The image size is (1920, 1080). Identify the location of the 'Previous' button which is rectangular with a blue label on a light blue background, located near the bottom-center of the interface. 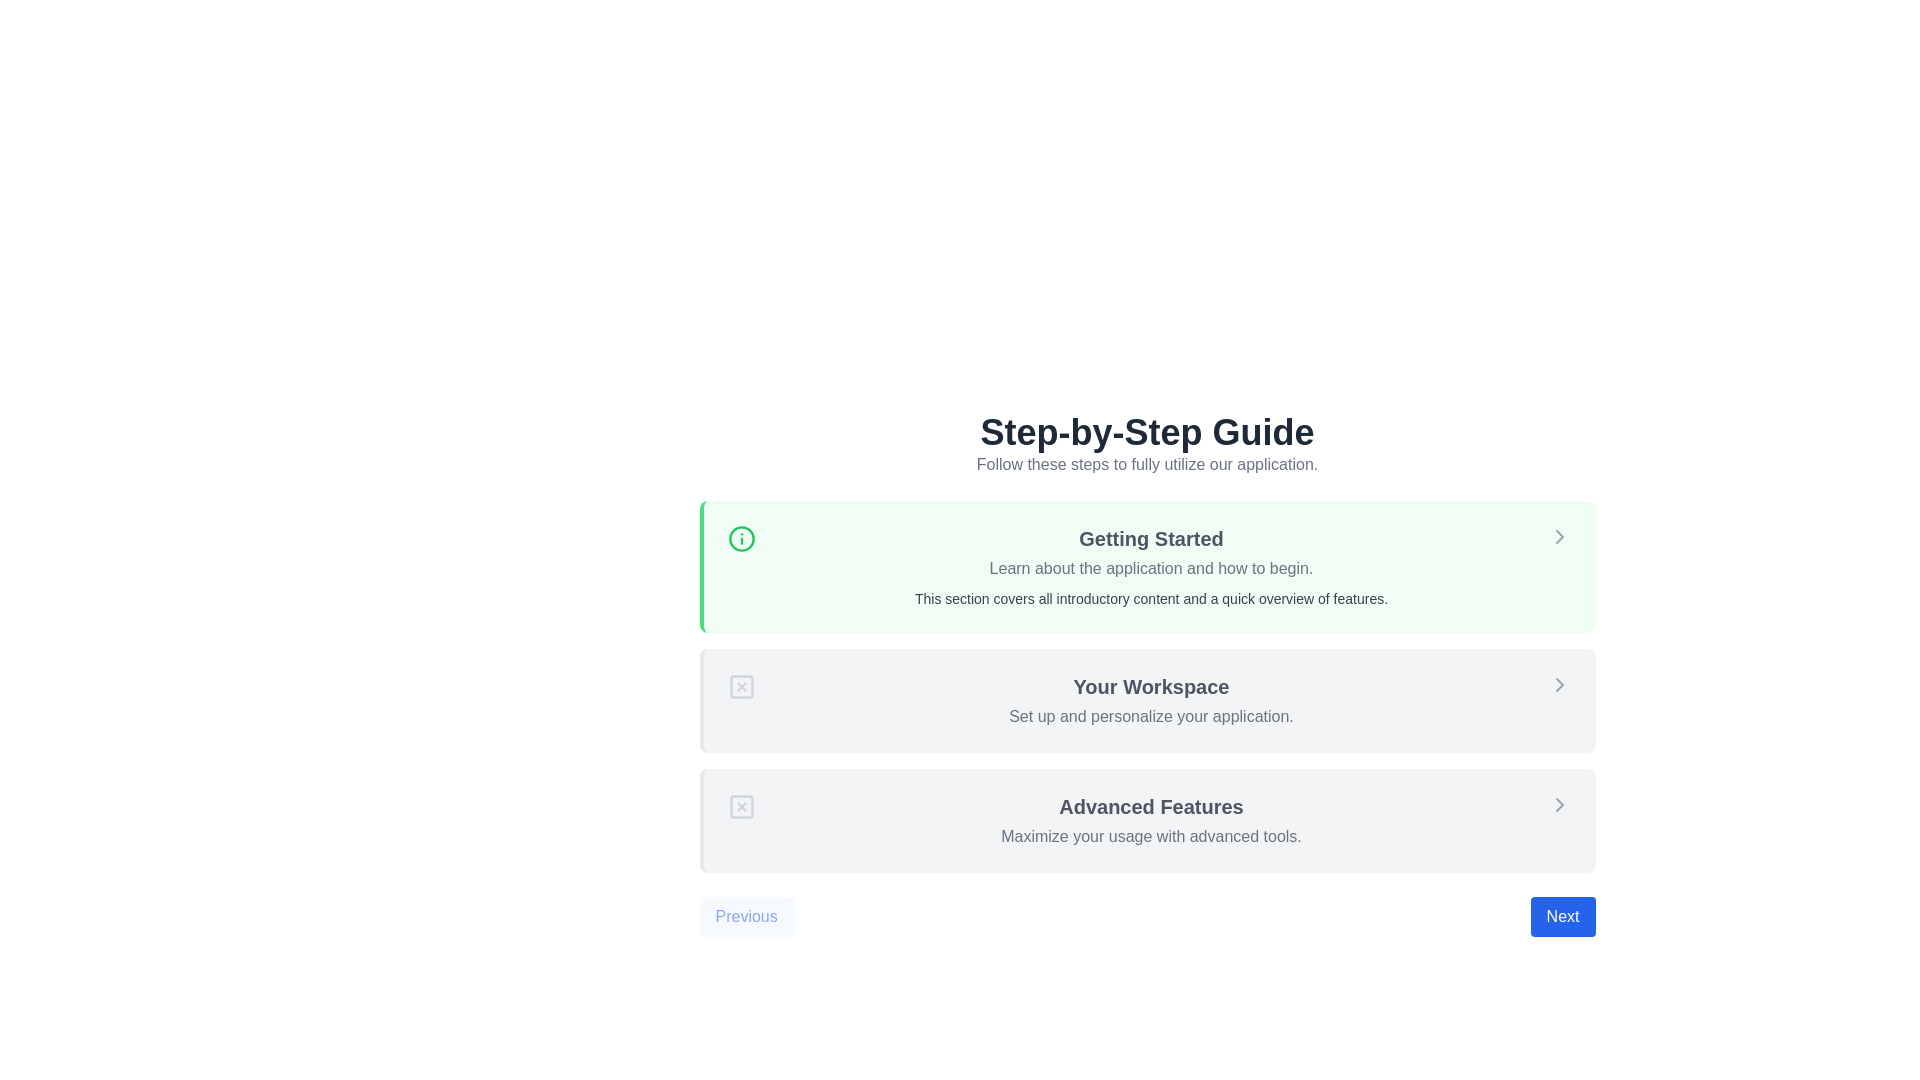
(745, 917).